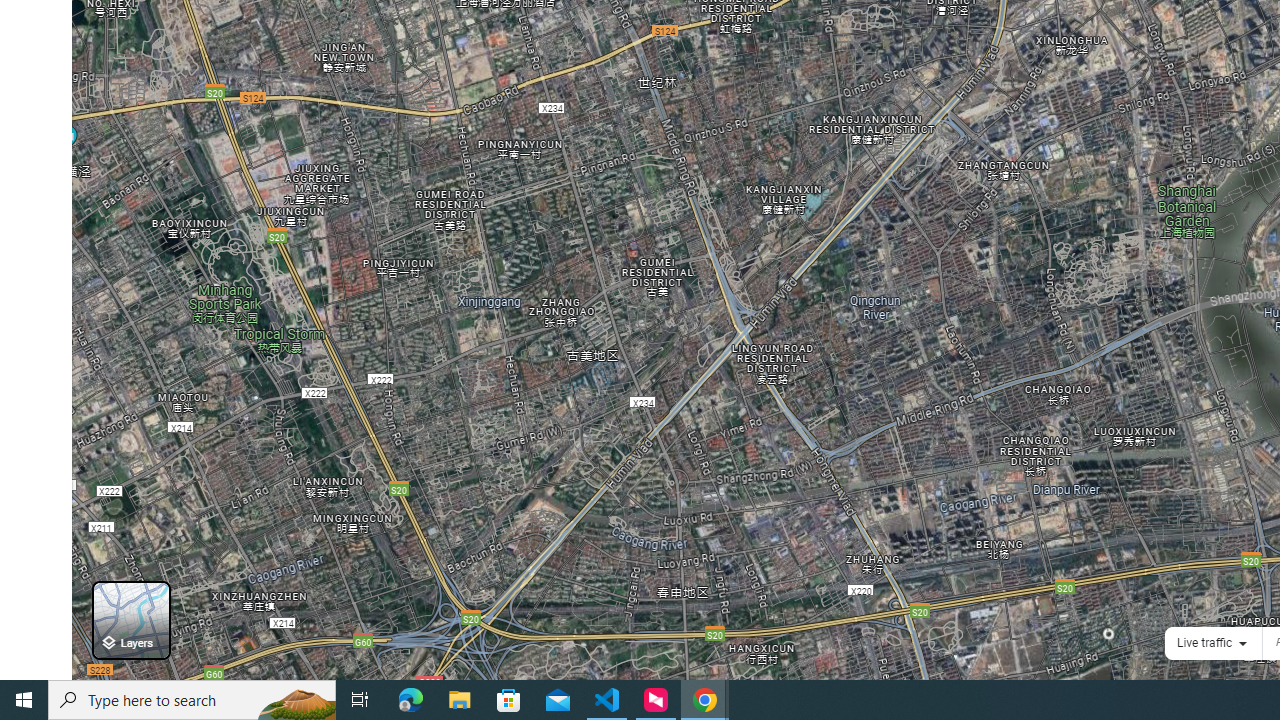 This screenshot has width=1280, height=720. What do you see at coordinates (130, 619) in the screenshot?
I see `'Layers'` at bounding box center [130, 619].